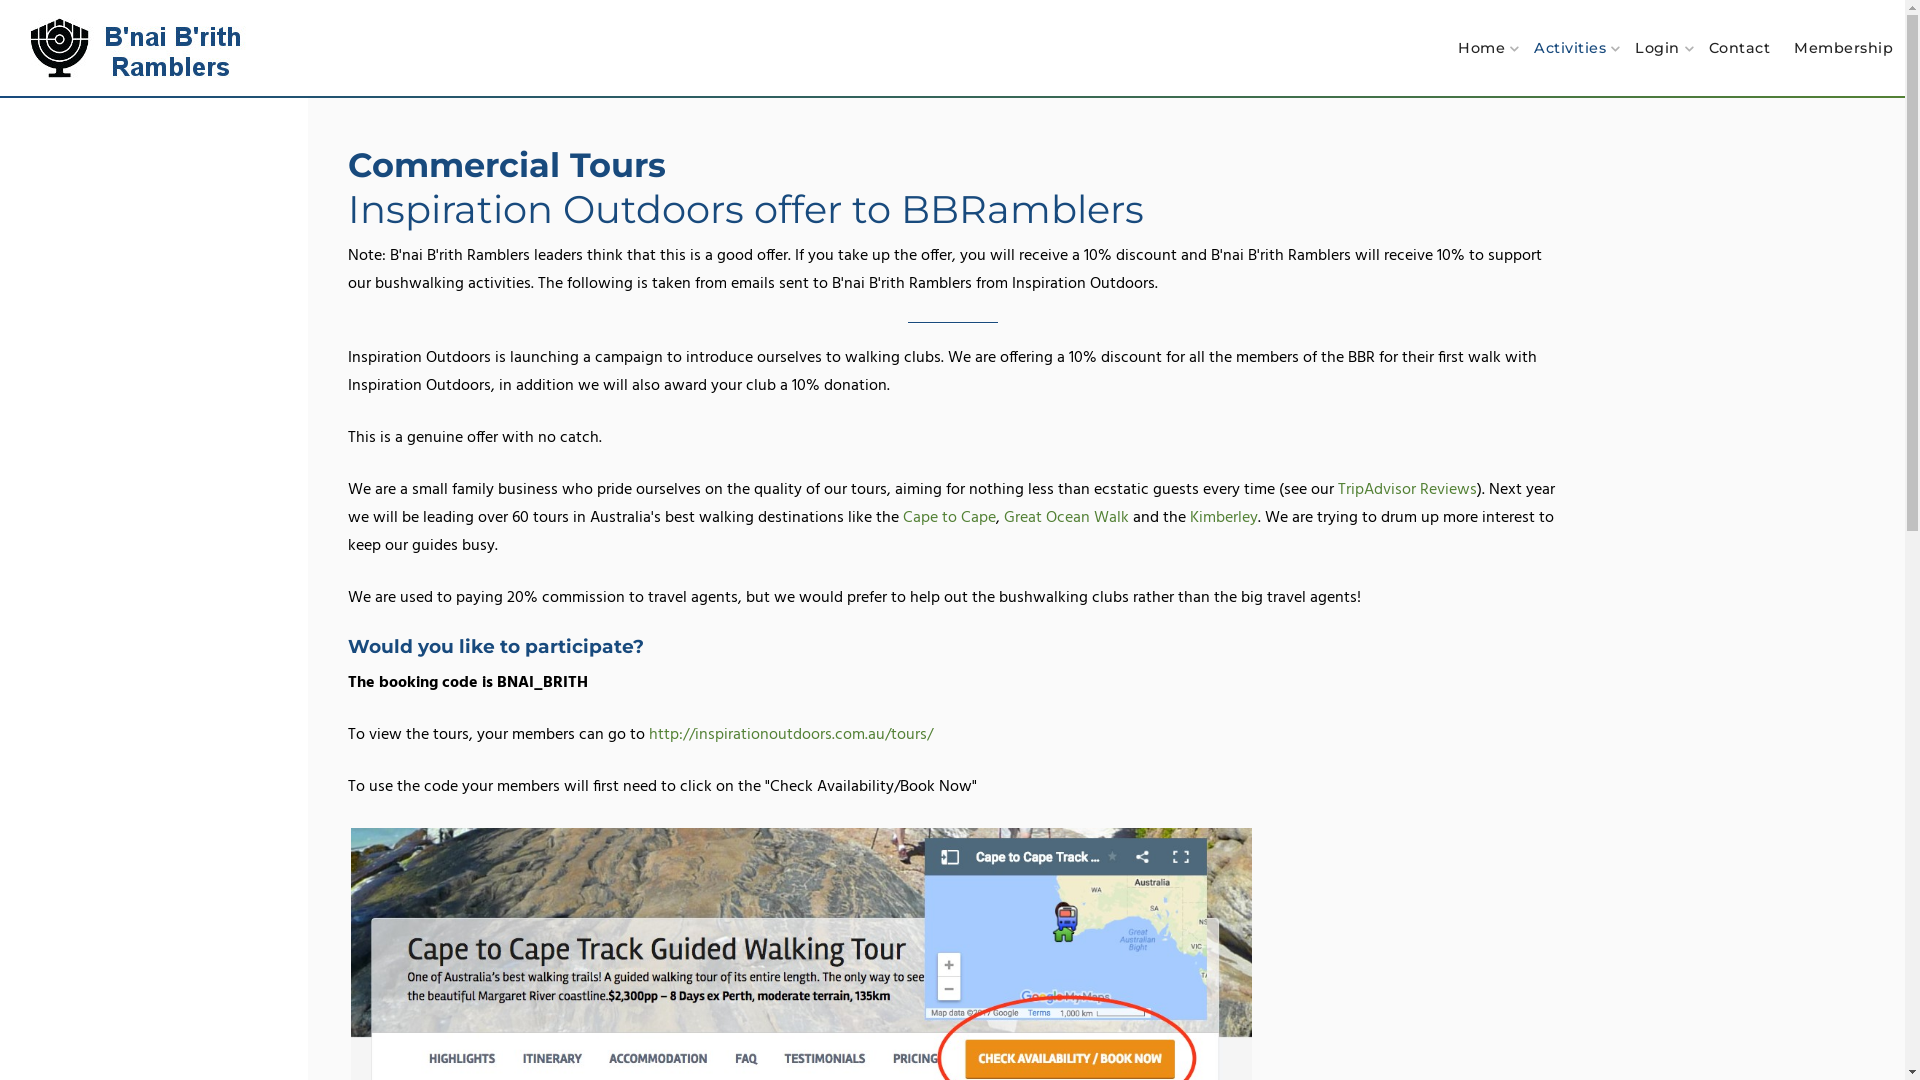  I want to click on 'Kimberley', so click(1223, 516).